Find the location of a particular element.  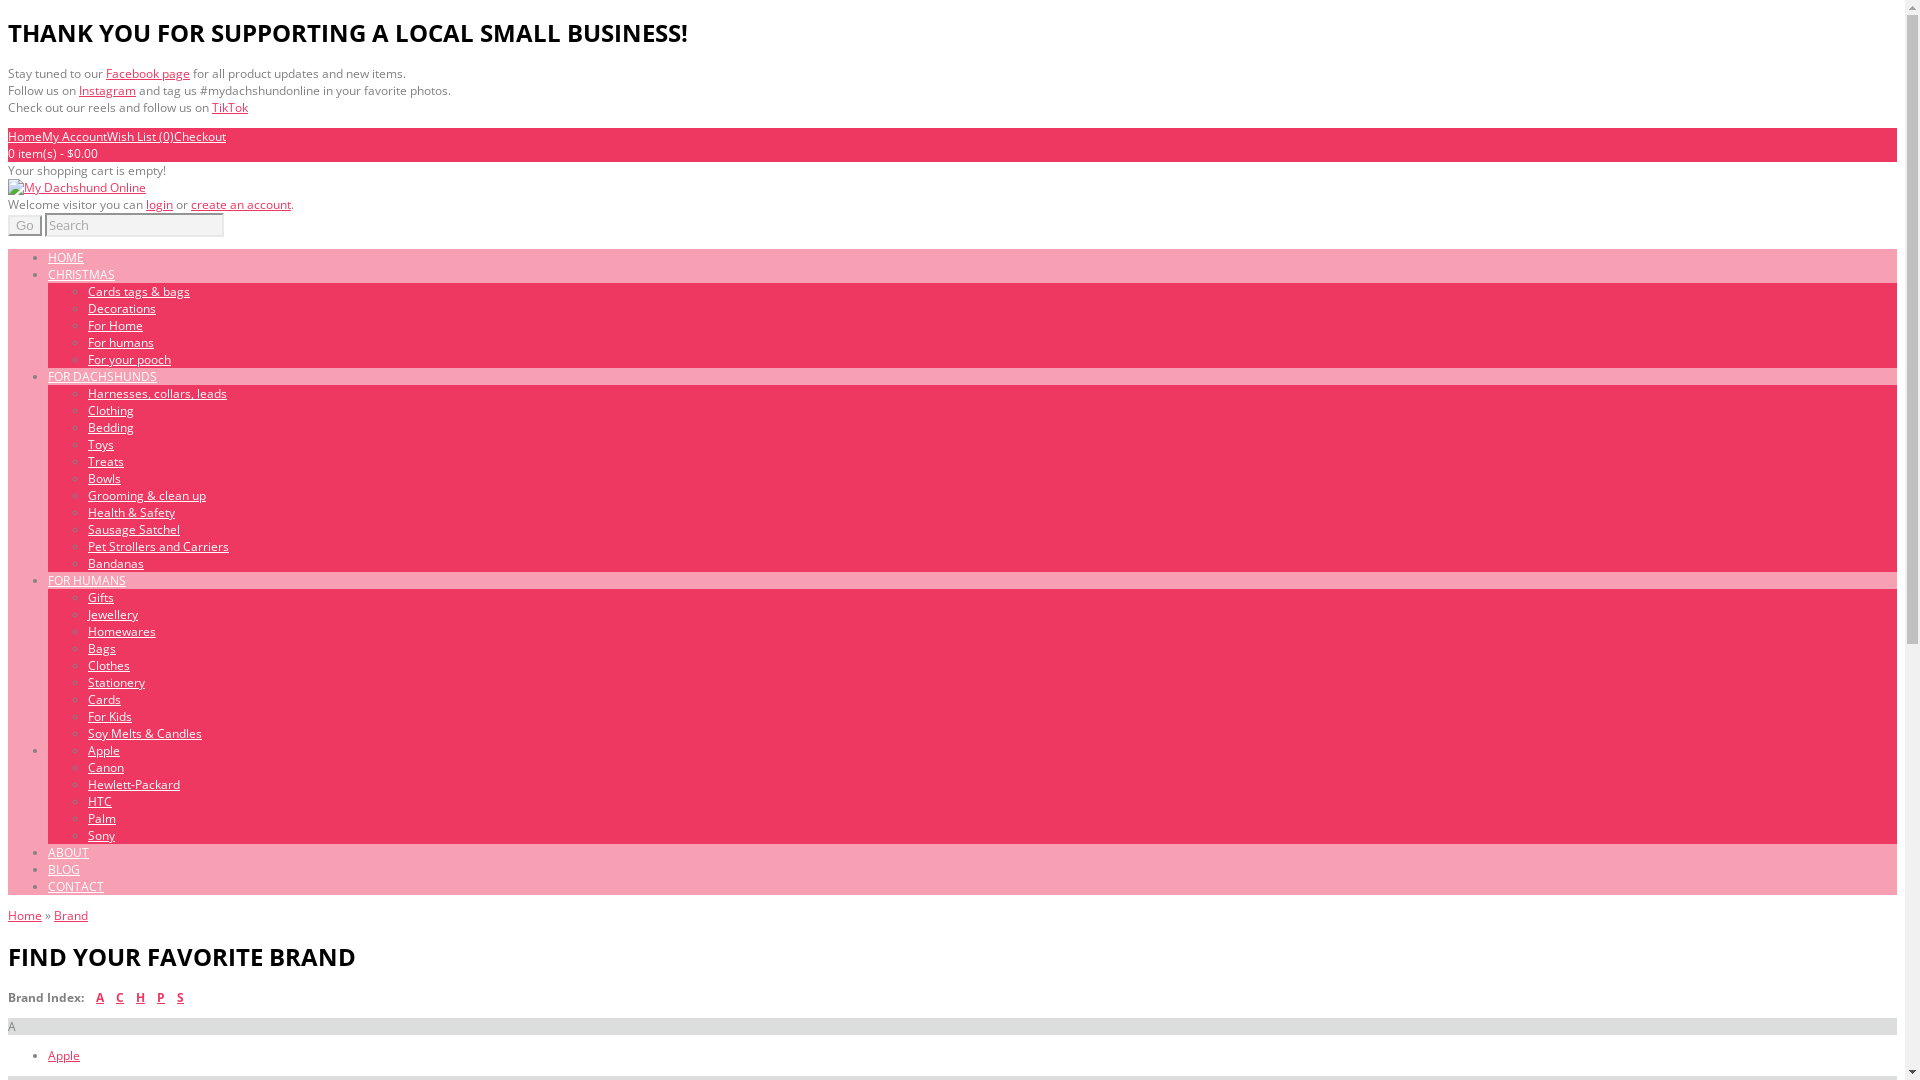

'Wish List (0)' is located at coordinates (139, 135).